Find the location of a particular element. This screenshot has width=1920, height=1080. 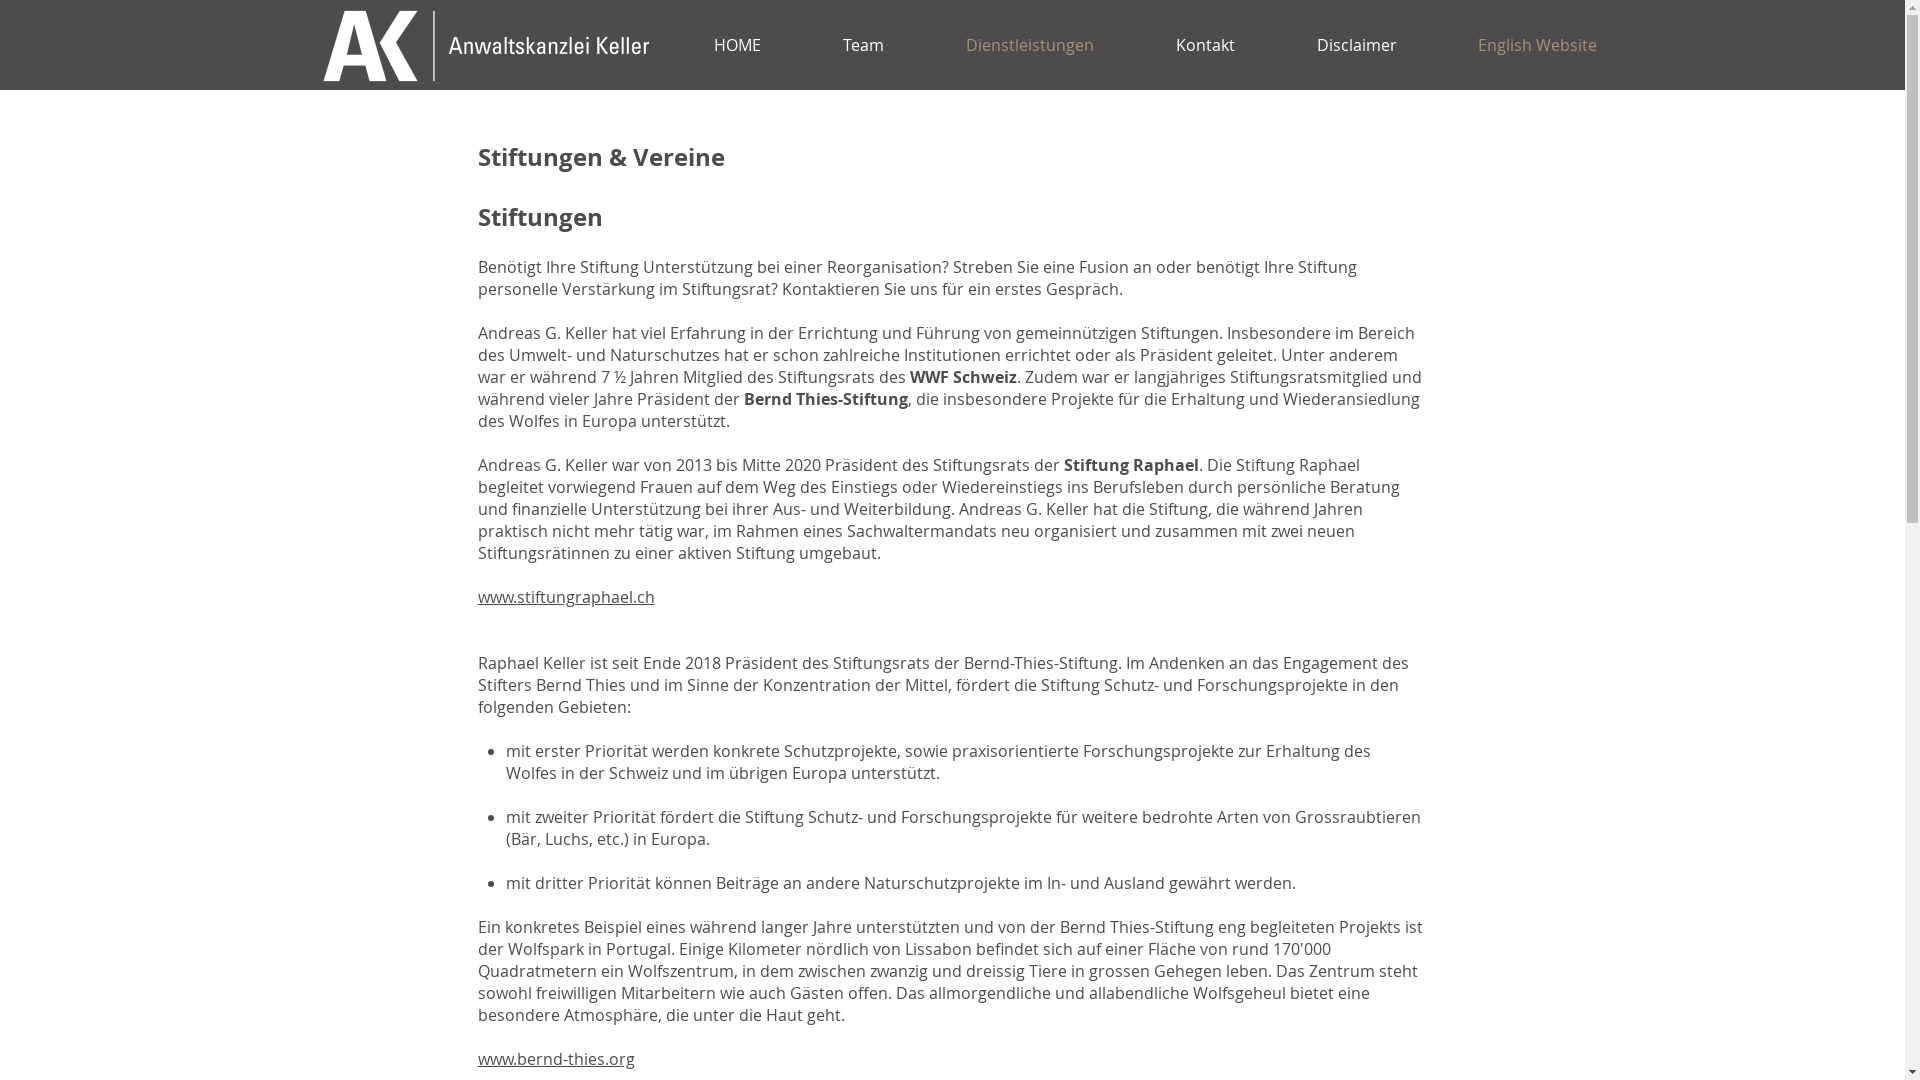

'Team' is located at coordinates (863, 45).